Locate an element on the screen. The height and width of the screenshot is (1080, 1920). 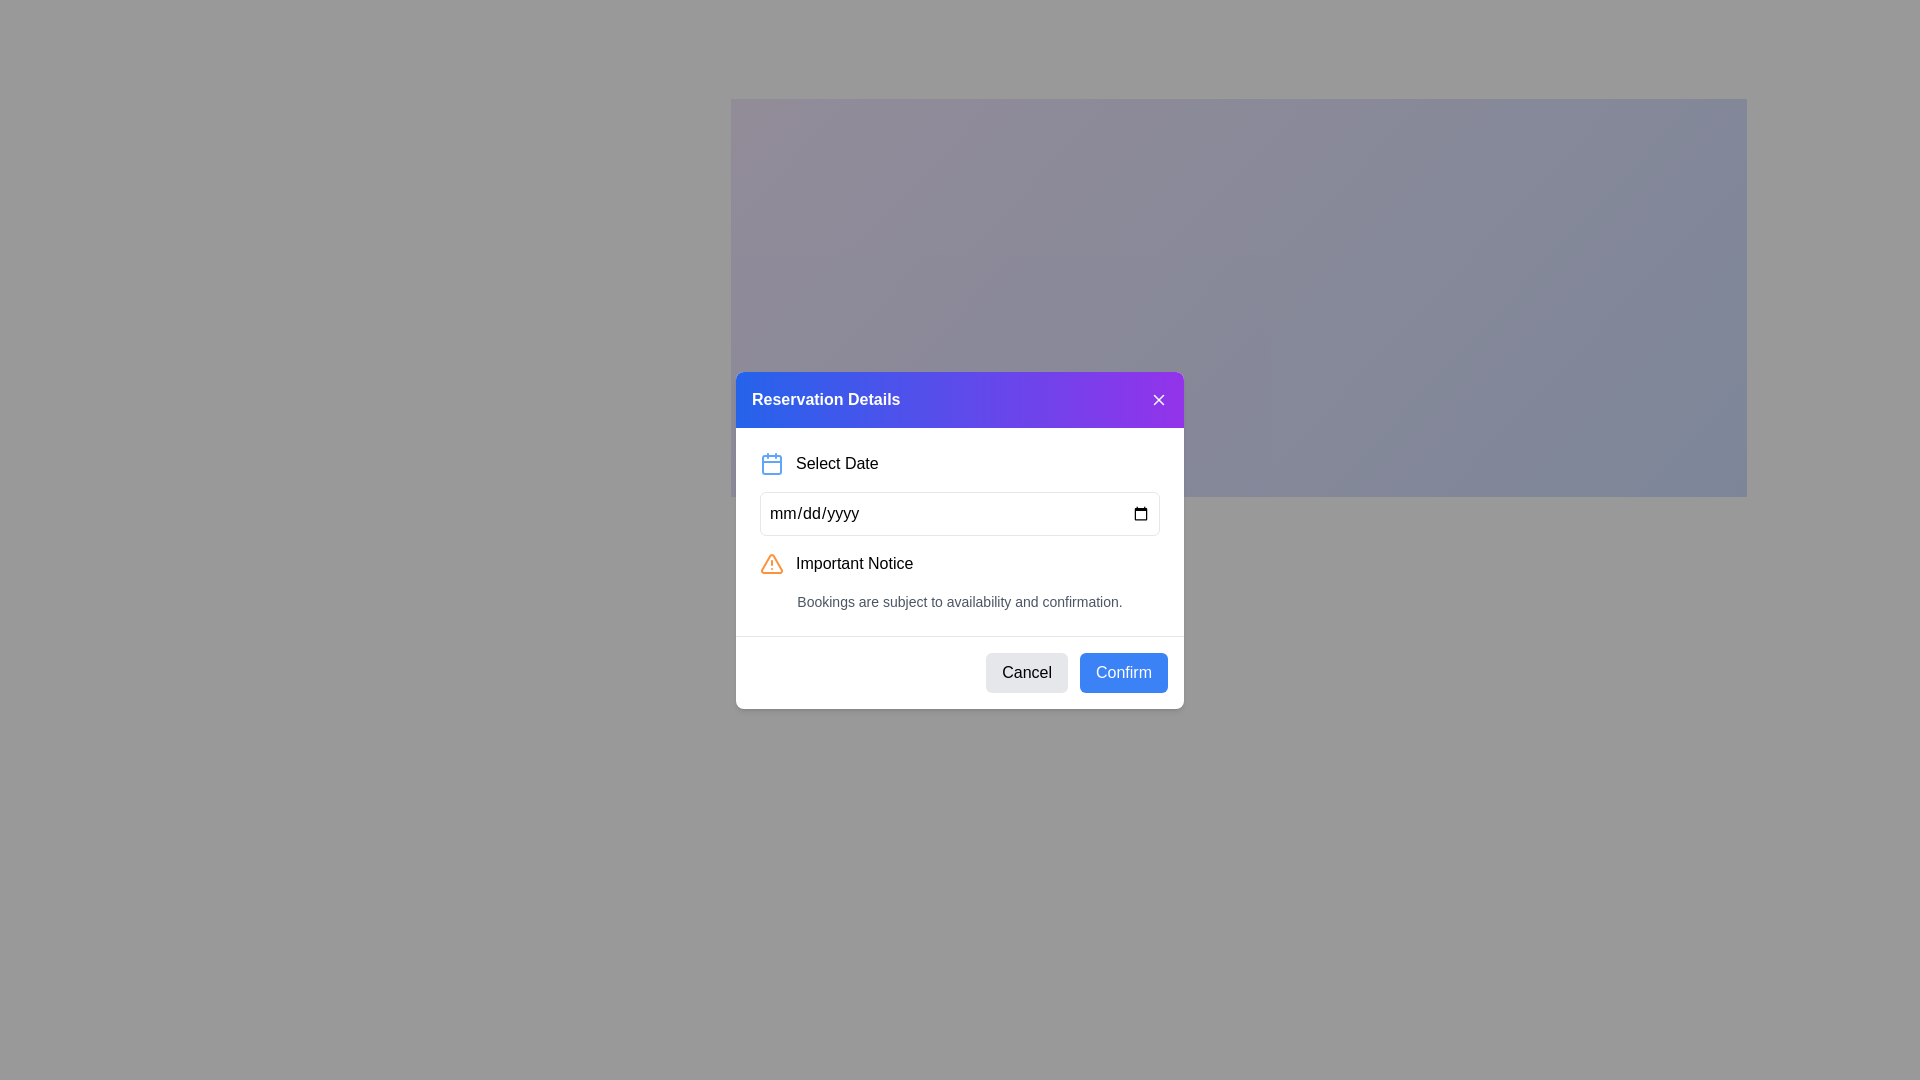
the confirm button located in the bottom section of the modal dialog, which is the rightmost button next to the 'Cancel' button is located at coordinates (1123, 672).